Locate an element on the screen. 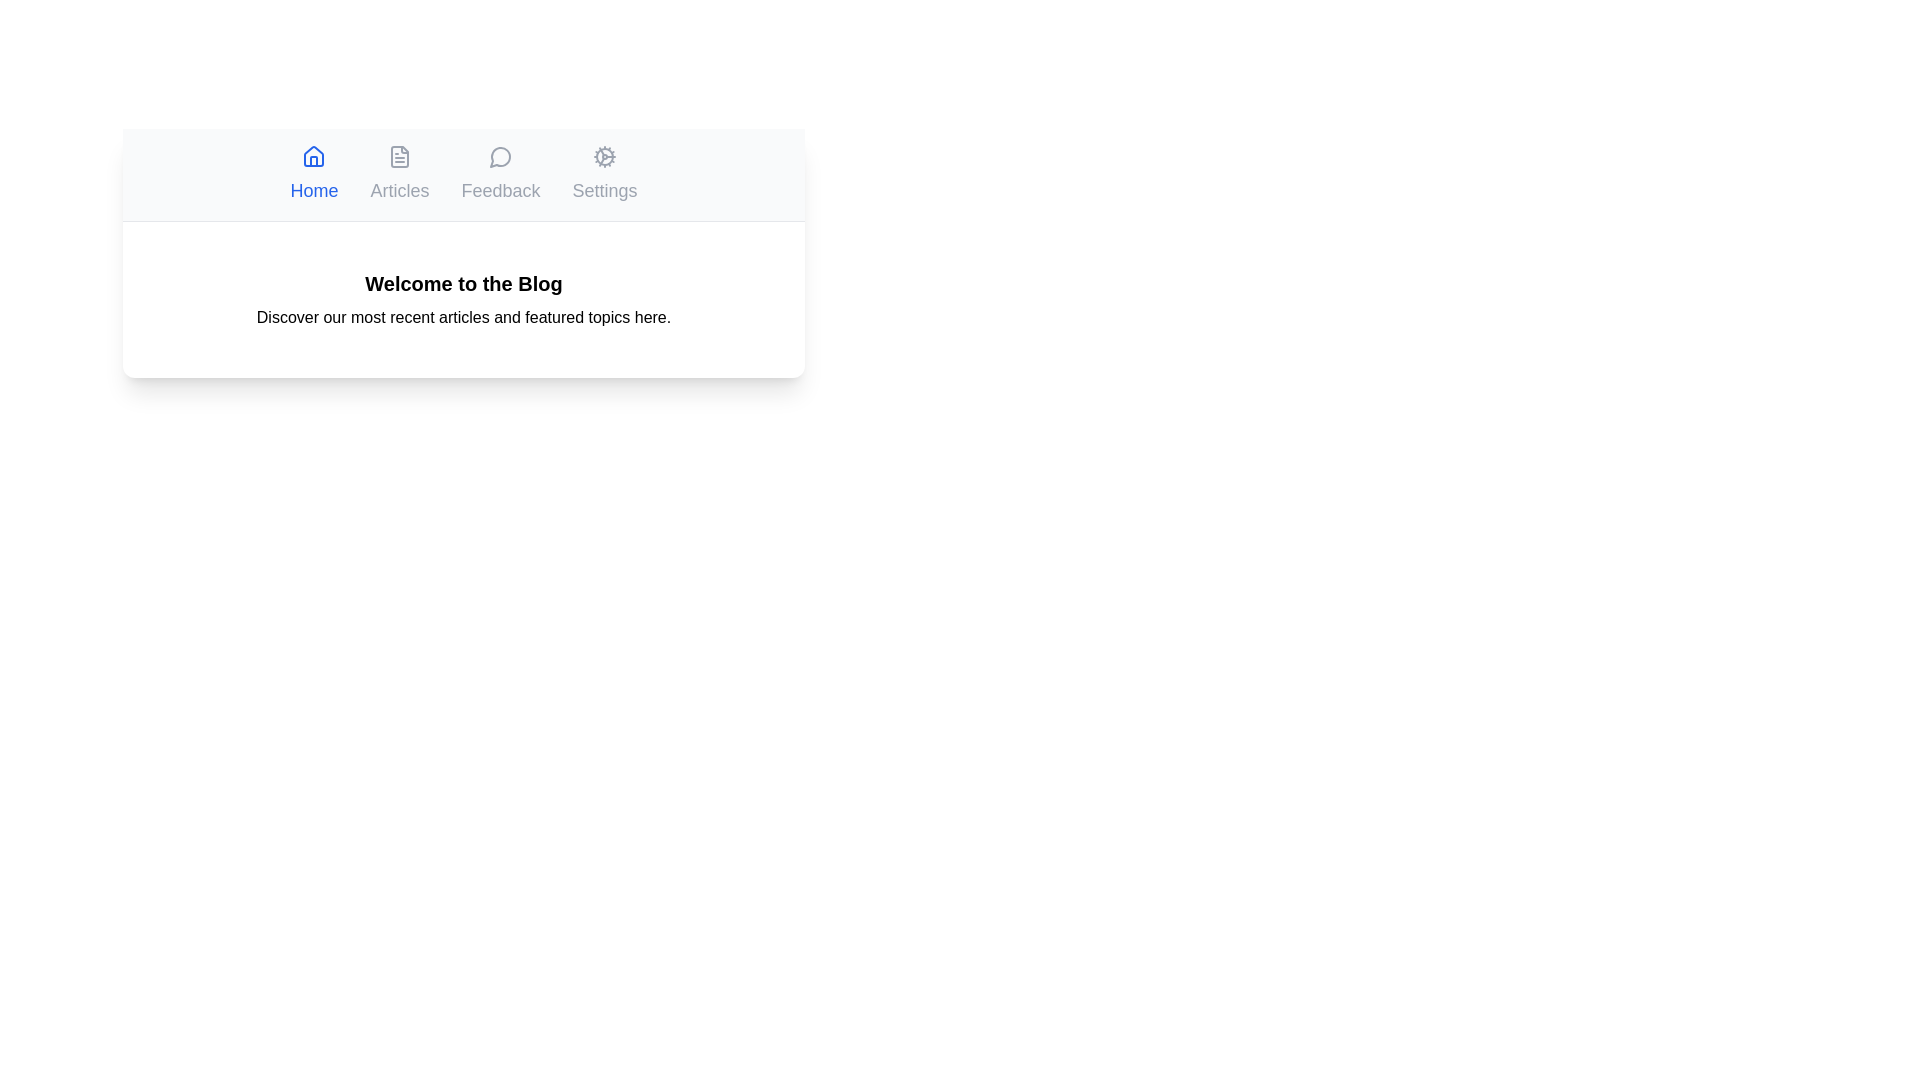 Image resolution: width=1920 pixels, height=1080 pixels. the Settings tab to switch to its content section is located at coordinates (603, 173).